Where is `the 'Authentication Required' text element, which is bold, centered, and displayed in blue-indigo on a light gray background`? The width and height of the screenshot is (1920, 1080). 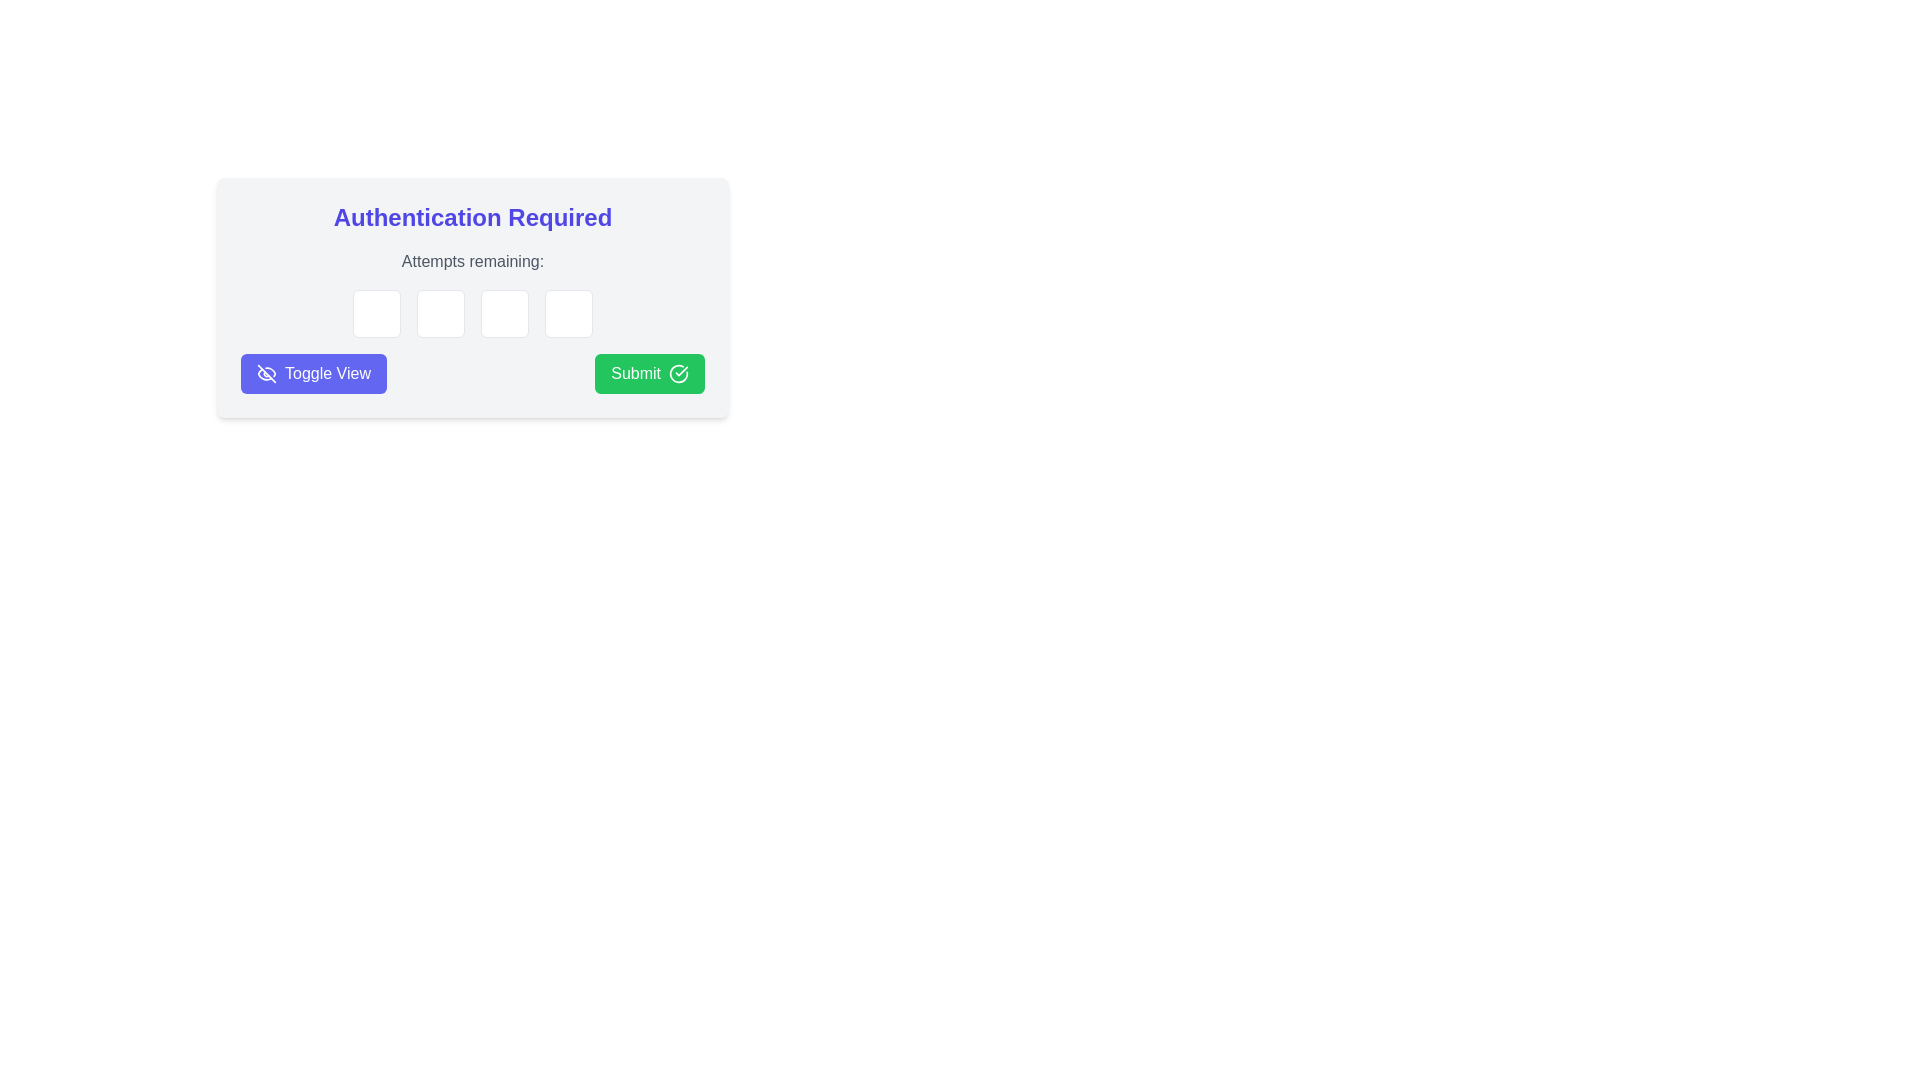 the 'Authentication Required' text element, which is bold, centered, and displayed in blue-indigo on a light gray background is located at coordinates (472, 218).